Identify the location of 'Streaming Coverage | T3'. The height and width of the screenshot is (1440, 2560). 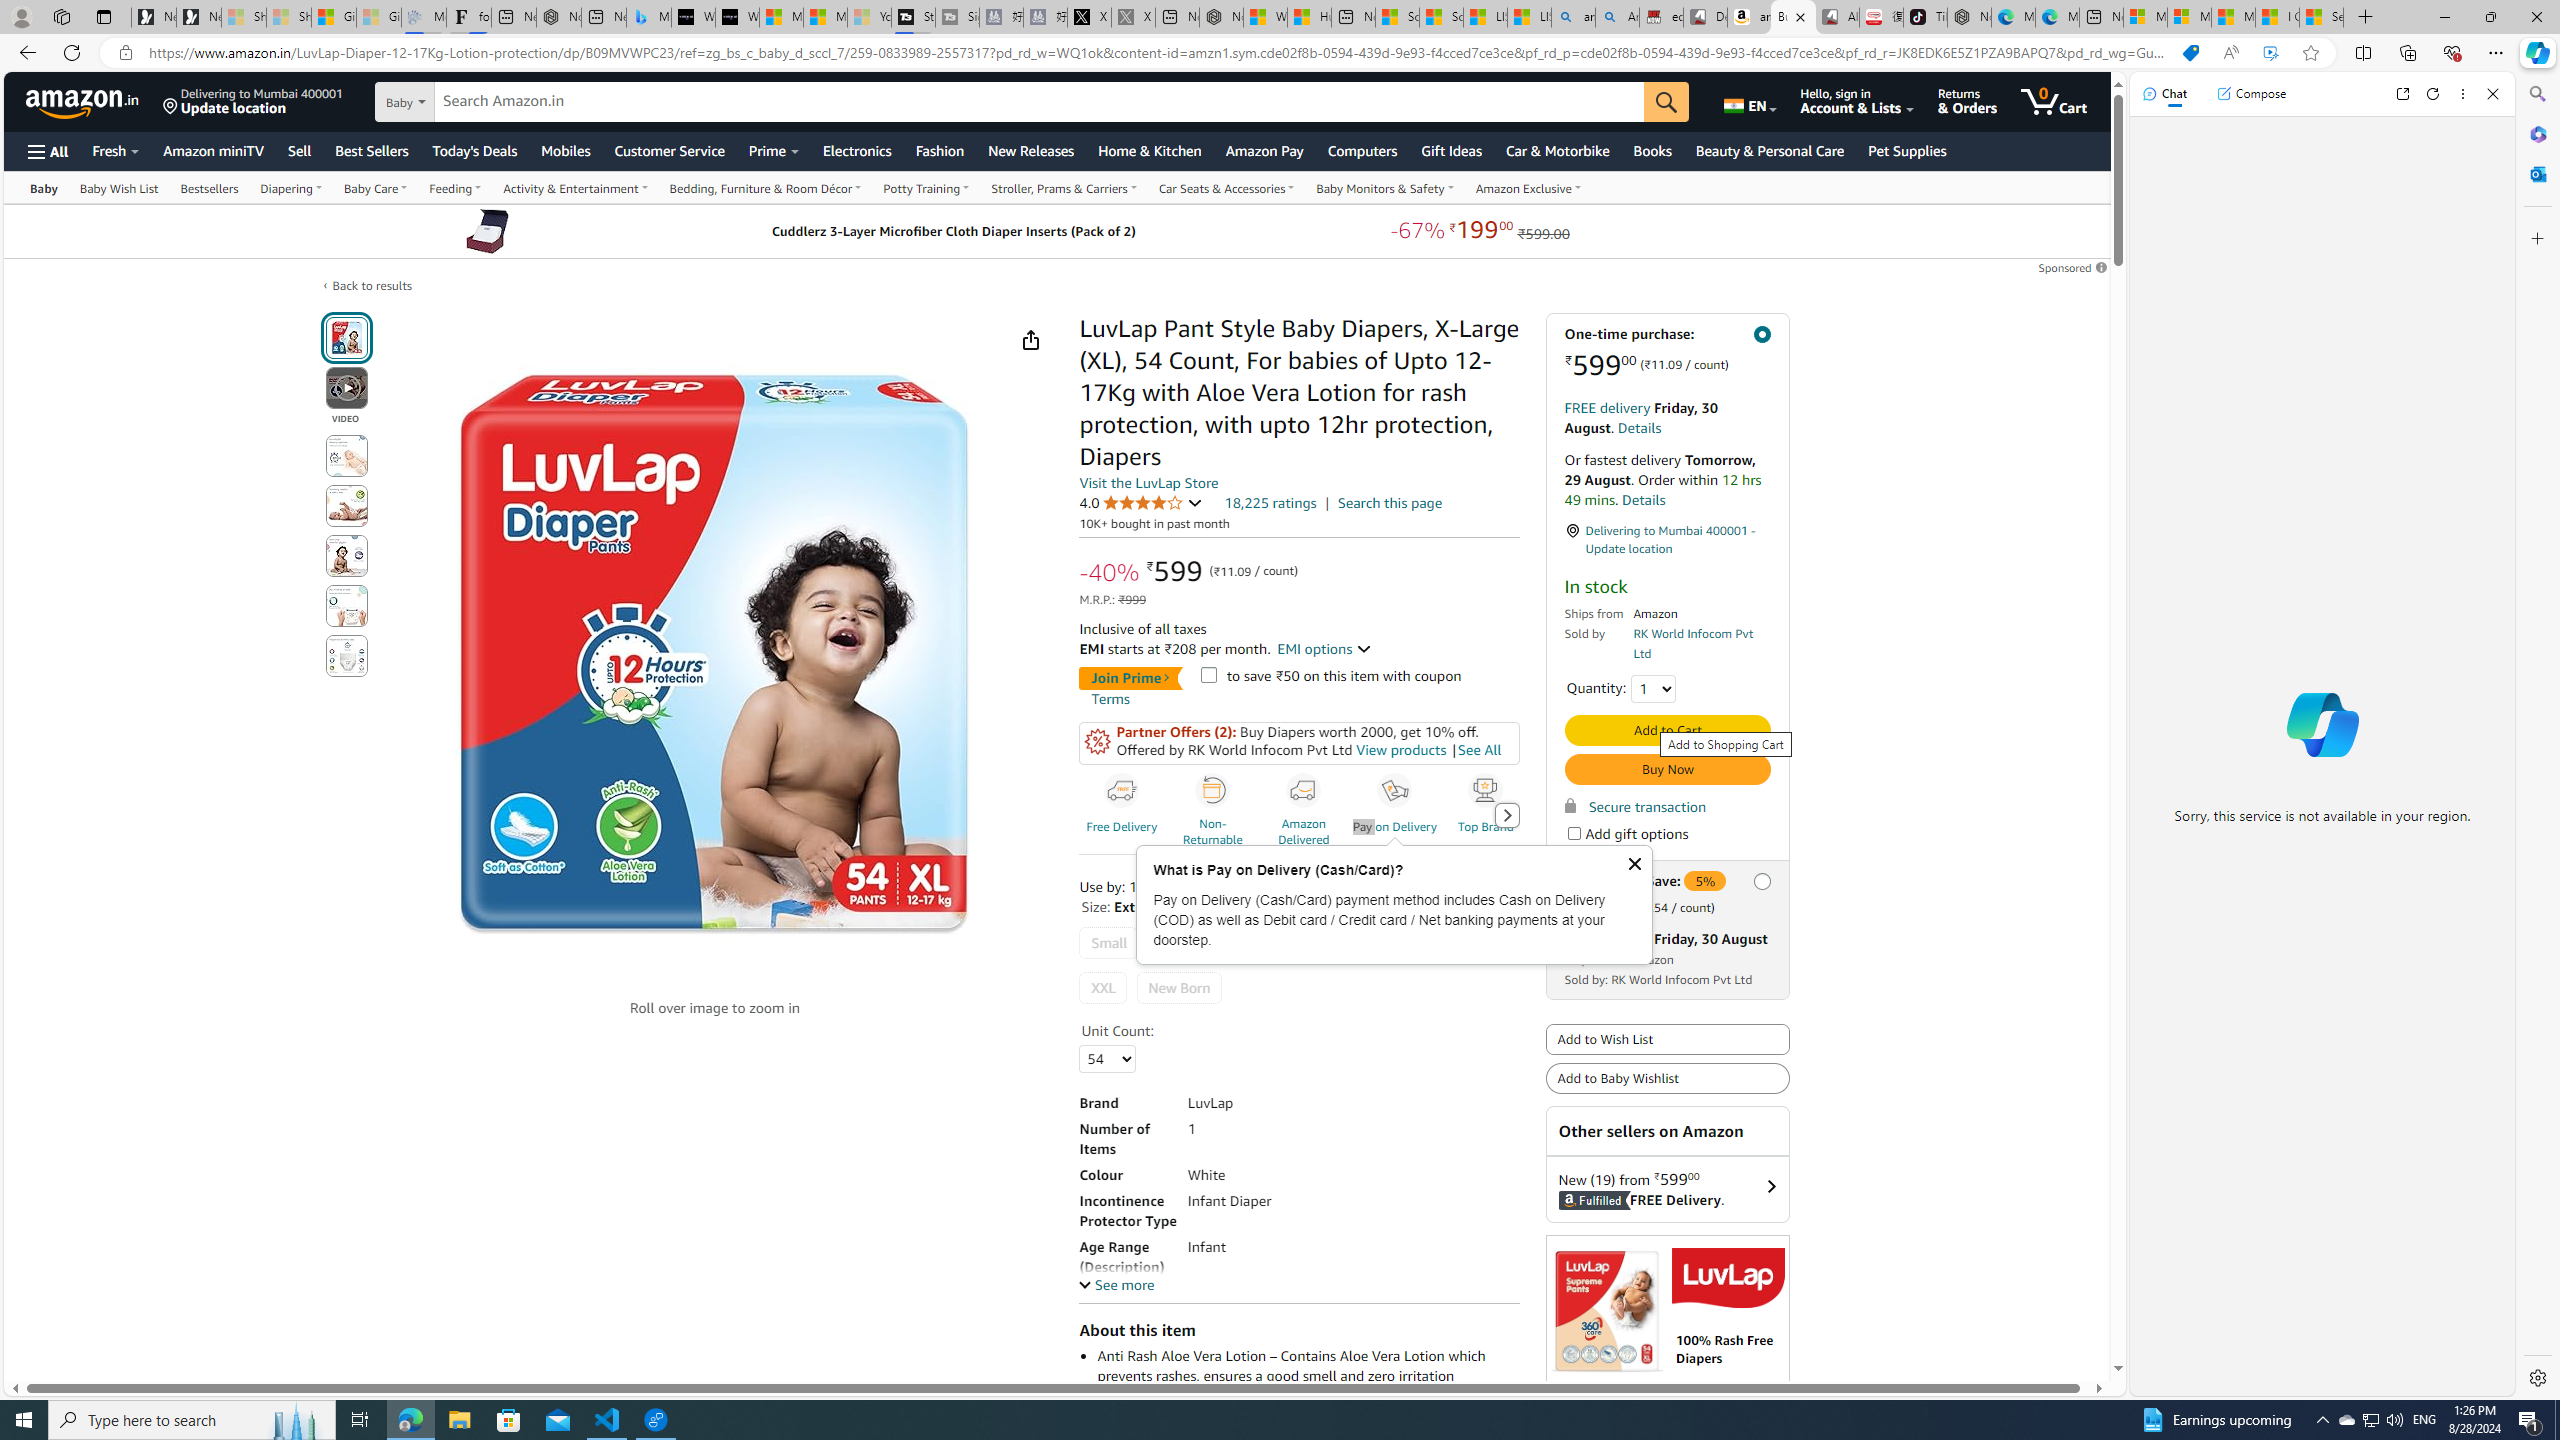
(913, 16).